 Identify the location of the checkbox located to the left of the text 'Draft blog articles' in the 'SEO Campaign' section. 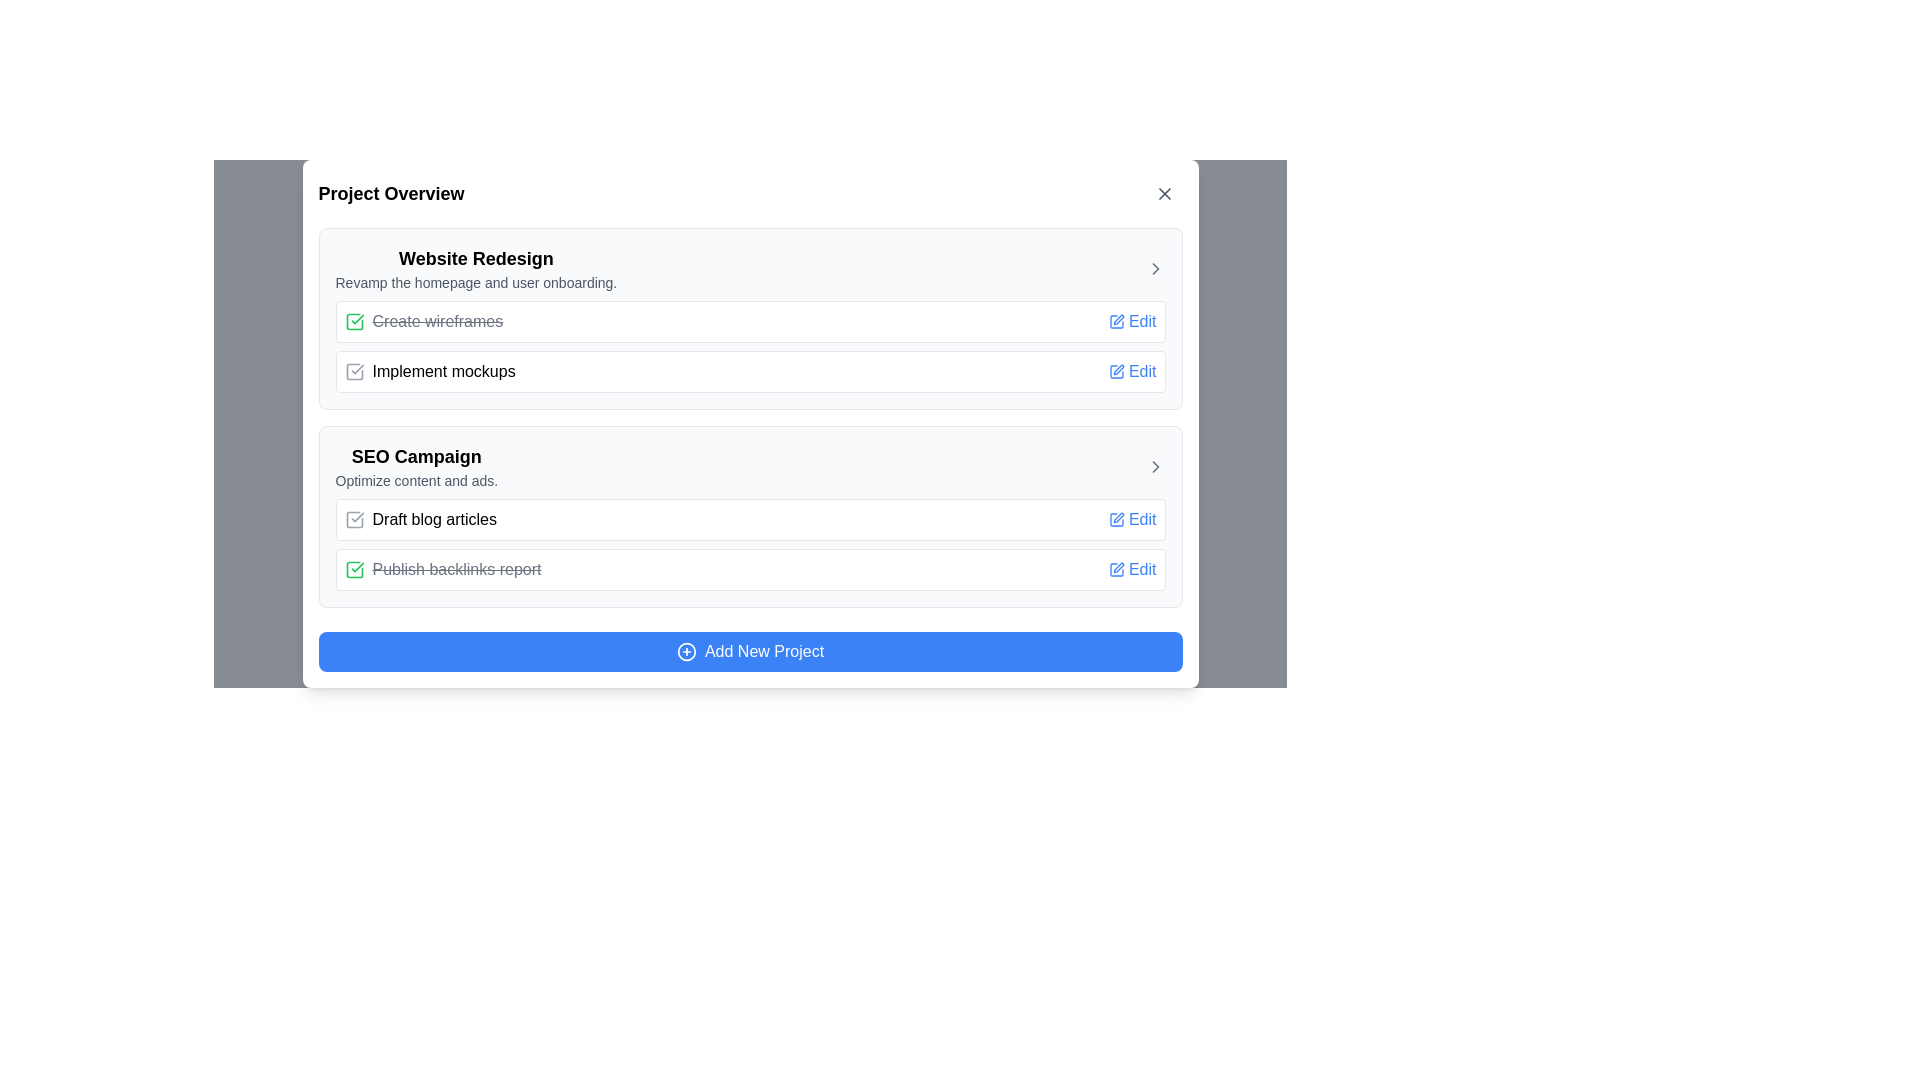
(354, 519).